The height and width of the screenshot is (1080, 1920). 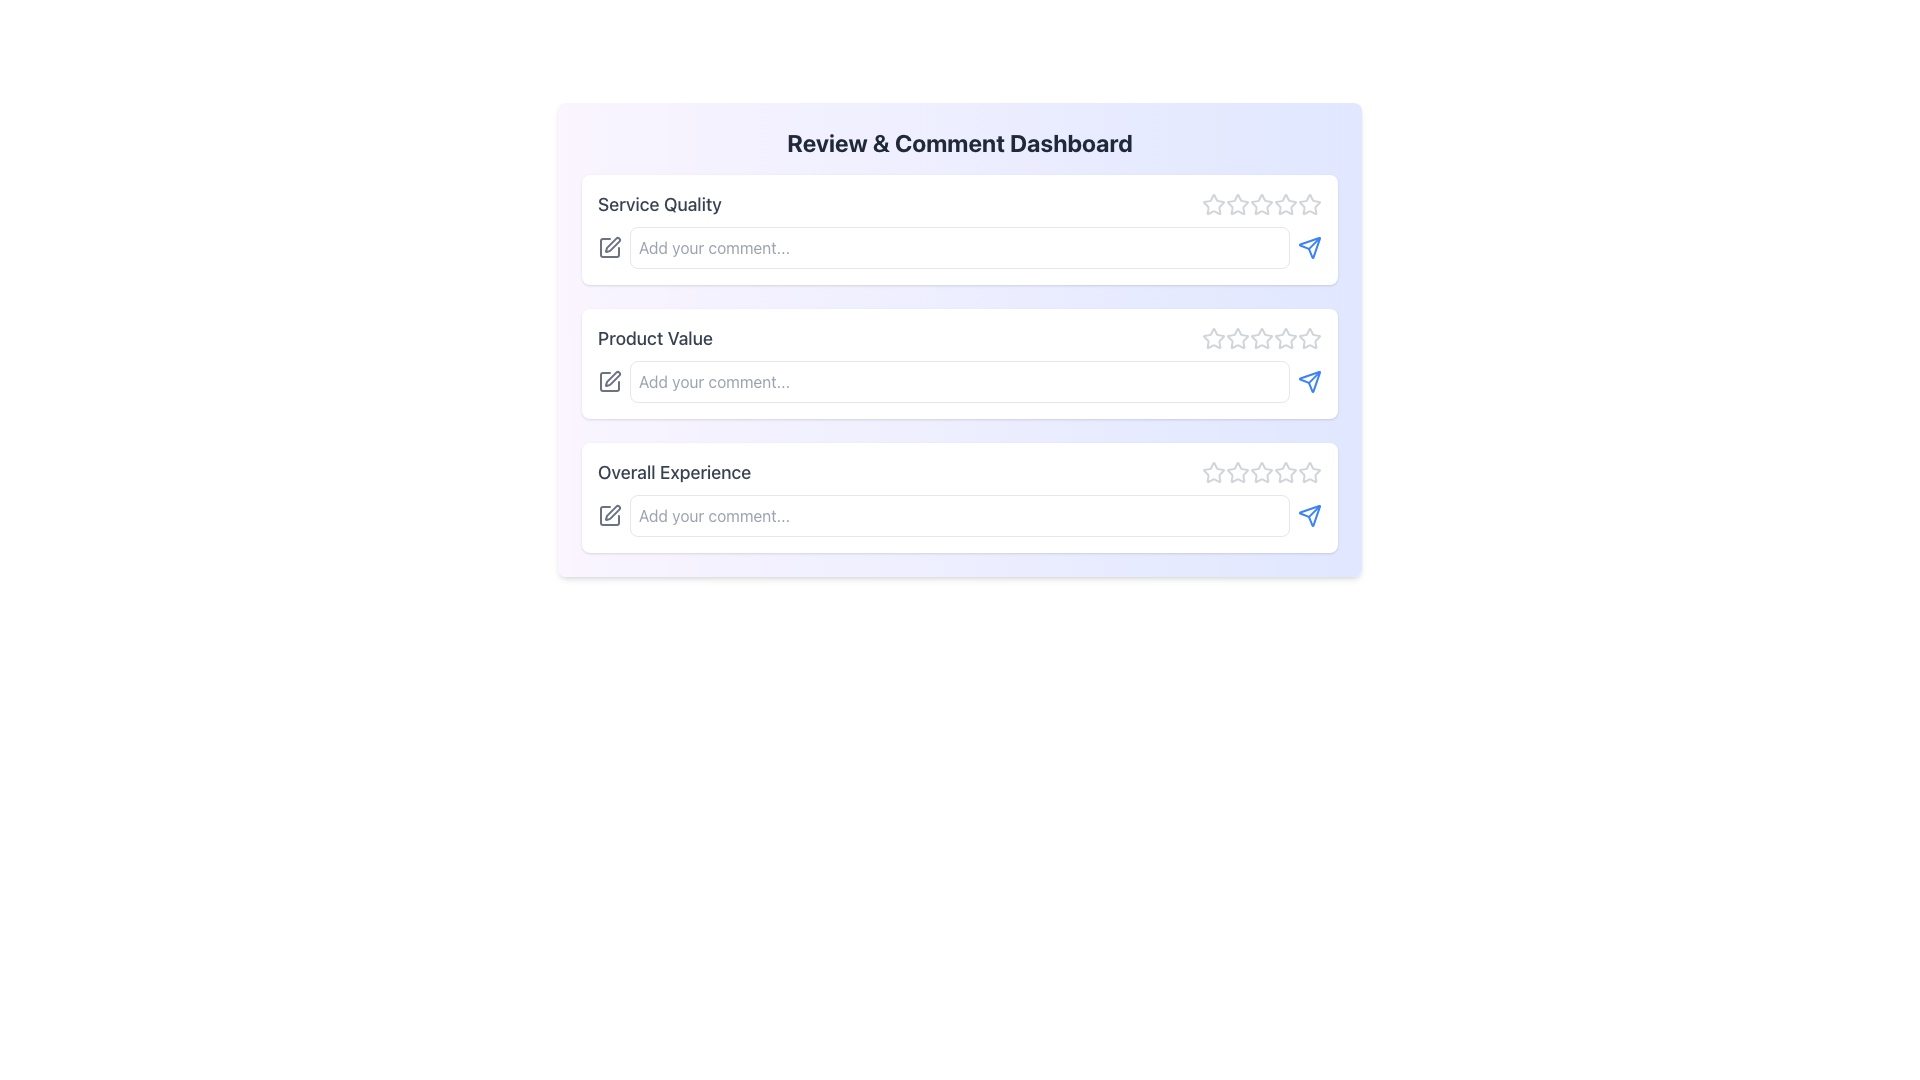 I want to click on the fourth star in the 'Overall Experience' row of the rating system, so click(x=1261, y=473).